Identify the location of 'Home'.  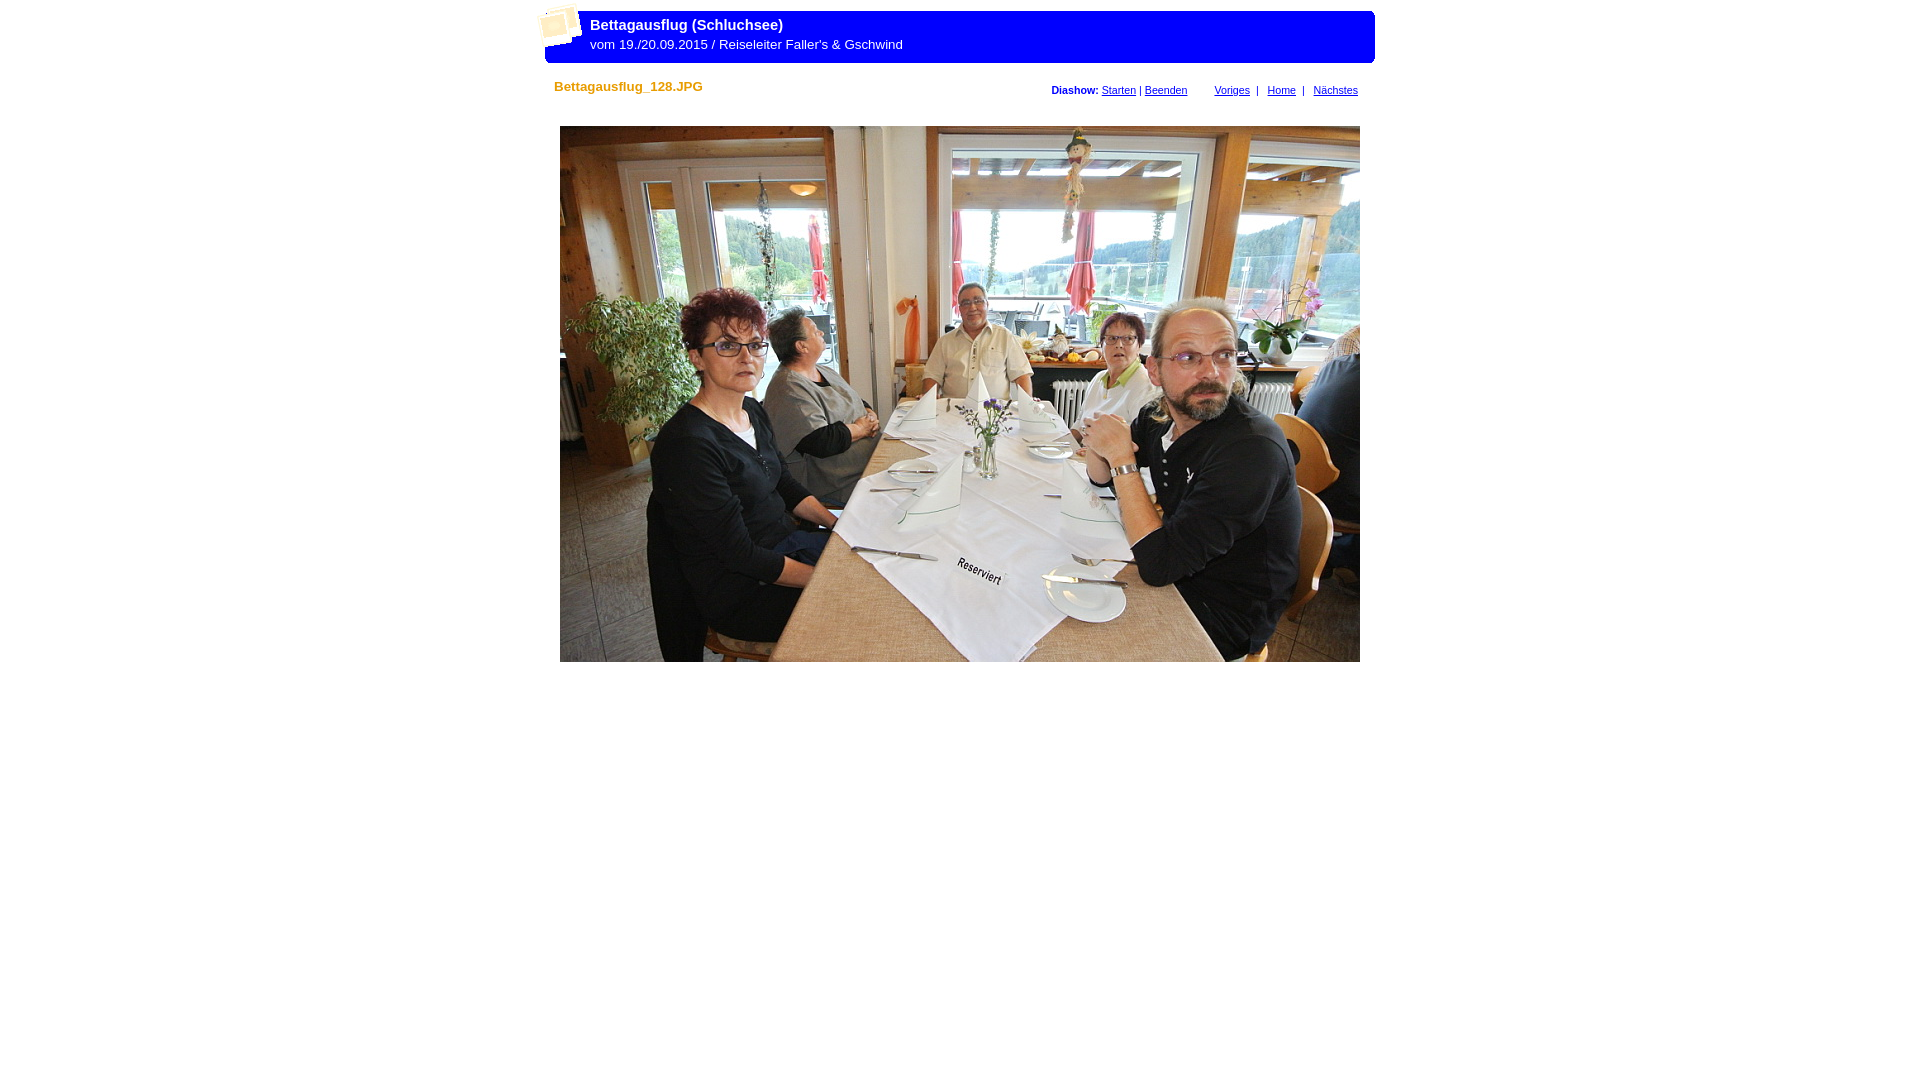
(1281, 88).